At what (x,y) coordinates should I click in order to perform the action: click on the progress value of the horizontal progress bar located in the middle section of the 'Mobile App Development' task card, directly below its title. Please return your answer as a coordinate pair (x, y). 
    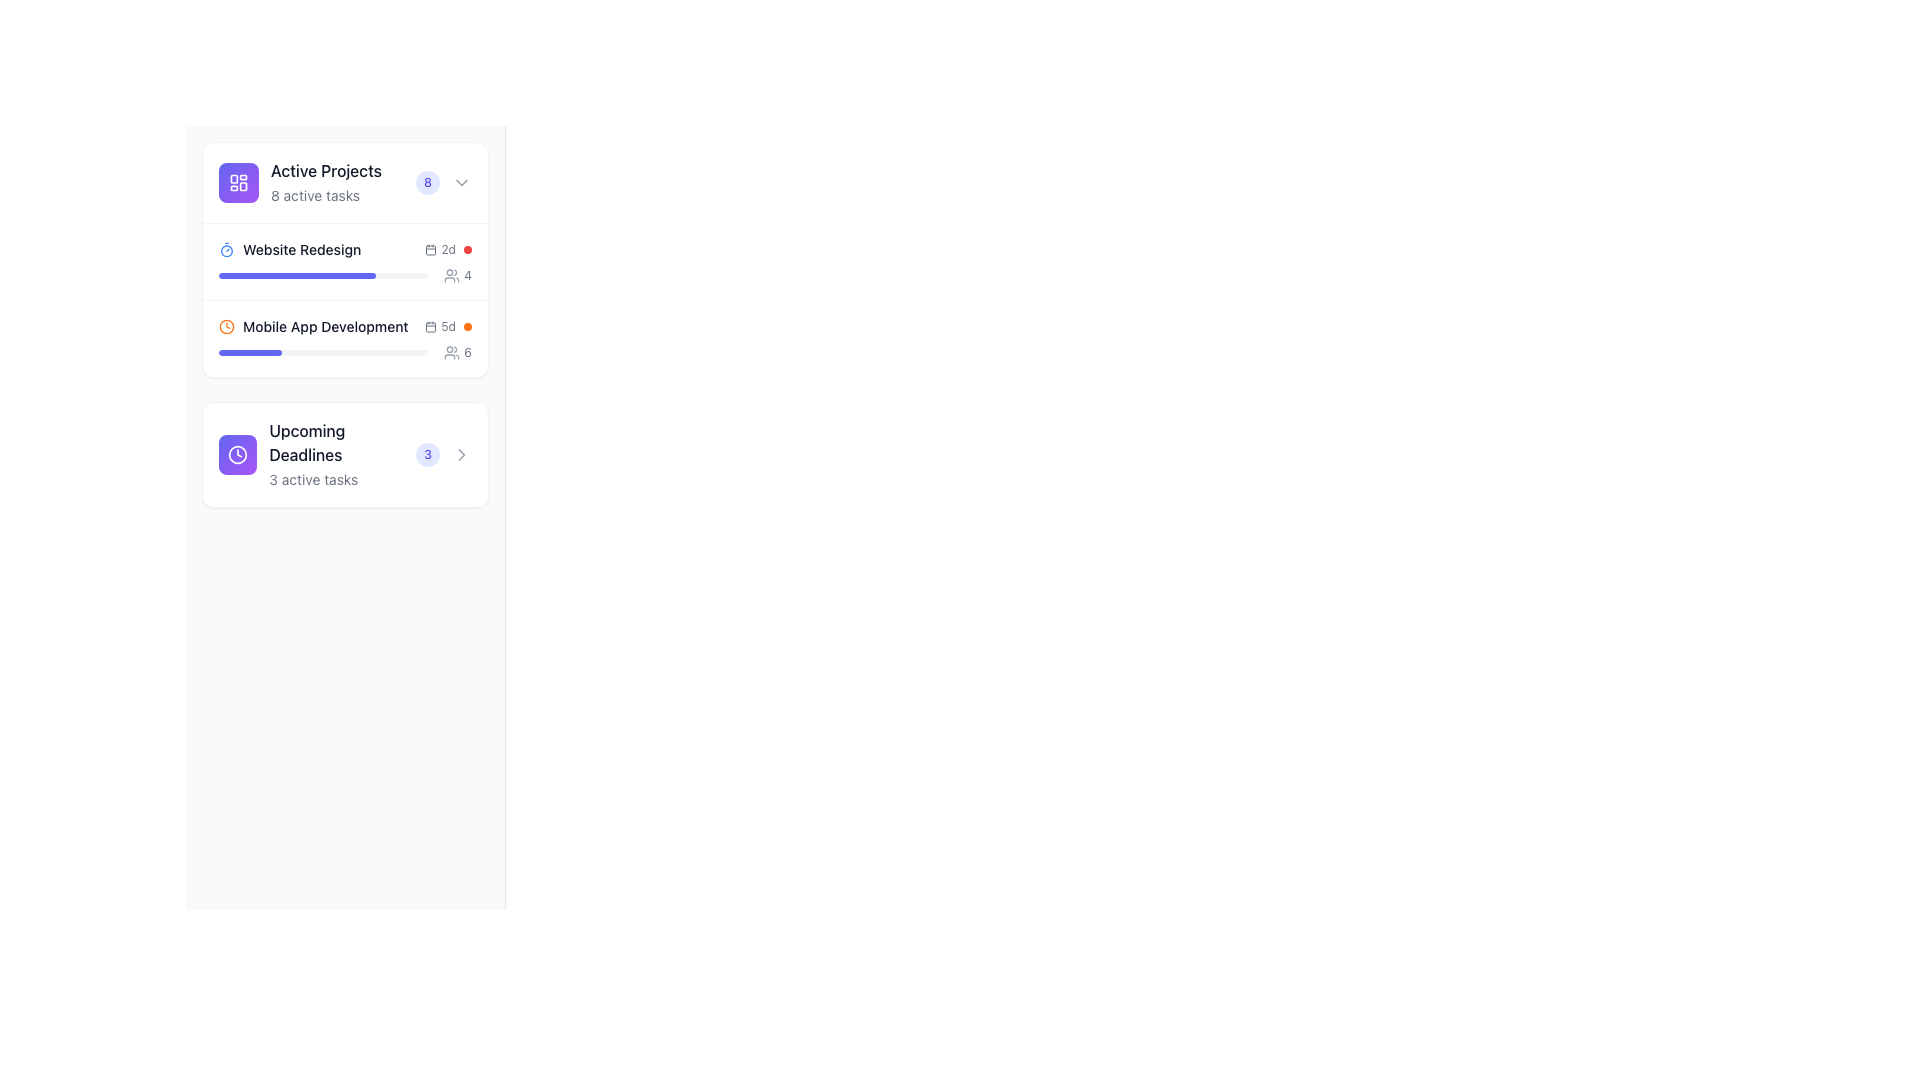
    Looking at the image, I should click on (323, 352).